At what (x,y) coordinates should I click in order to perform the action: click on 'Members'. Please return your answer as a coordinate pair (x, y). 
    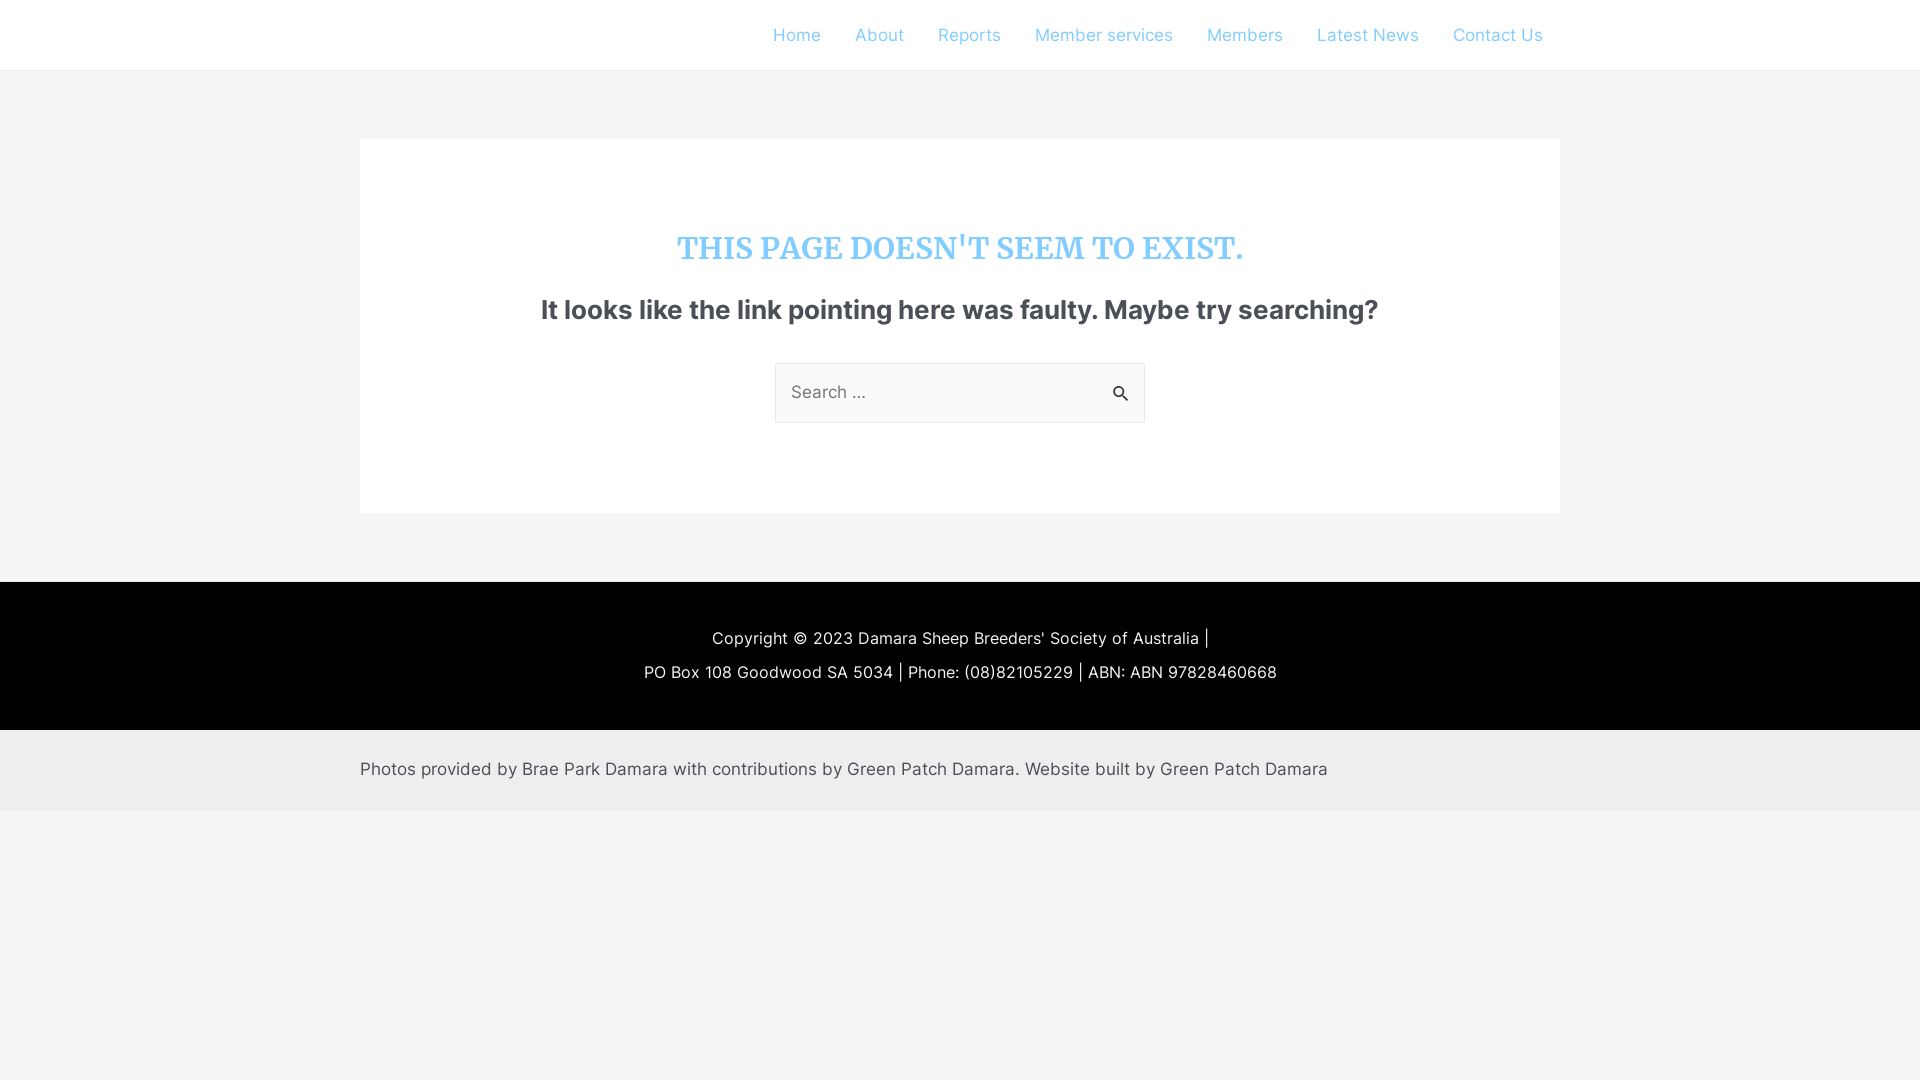
    Looking at the image, I should click on (1243, 34).